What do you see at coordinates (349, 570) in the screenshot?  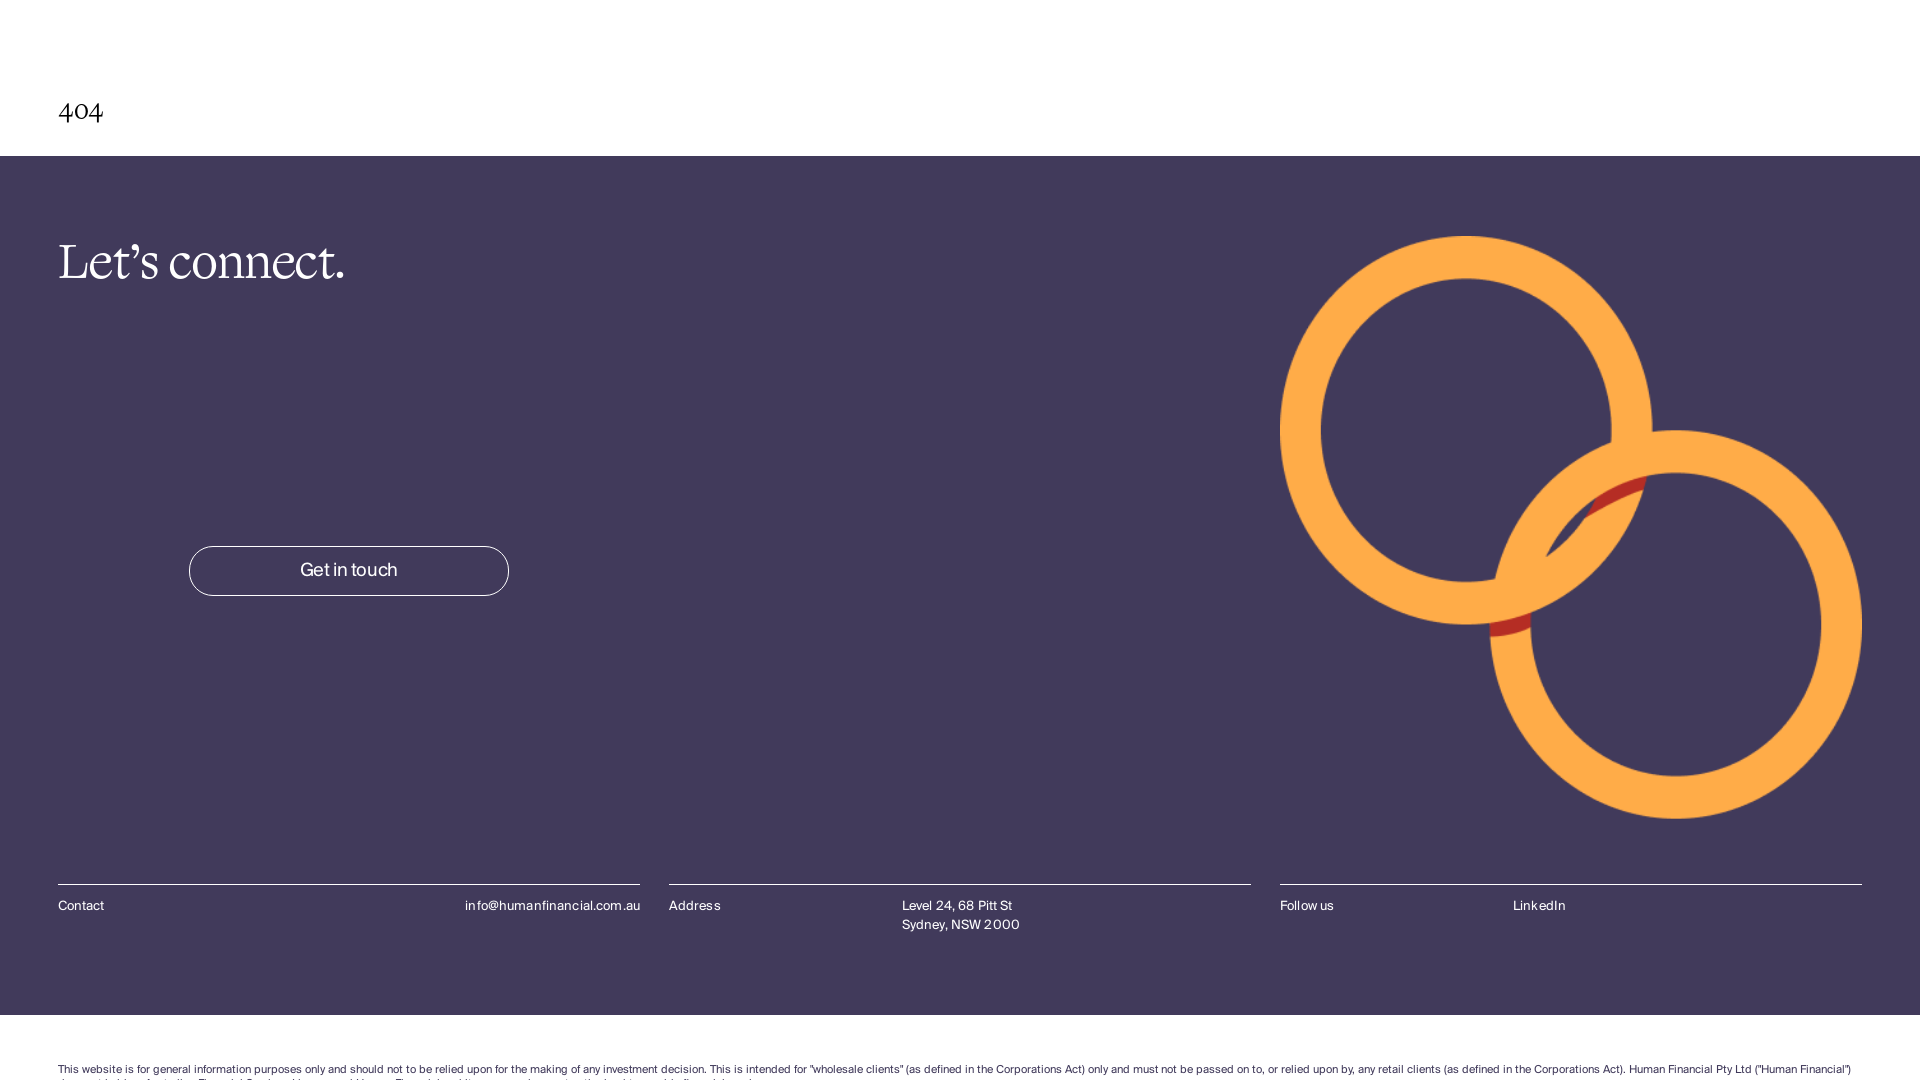 I see `'Get in touch'` at bounding box center [349, 570].